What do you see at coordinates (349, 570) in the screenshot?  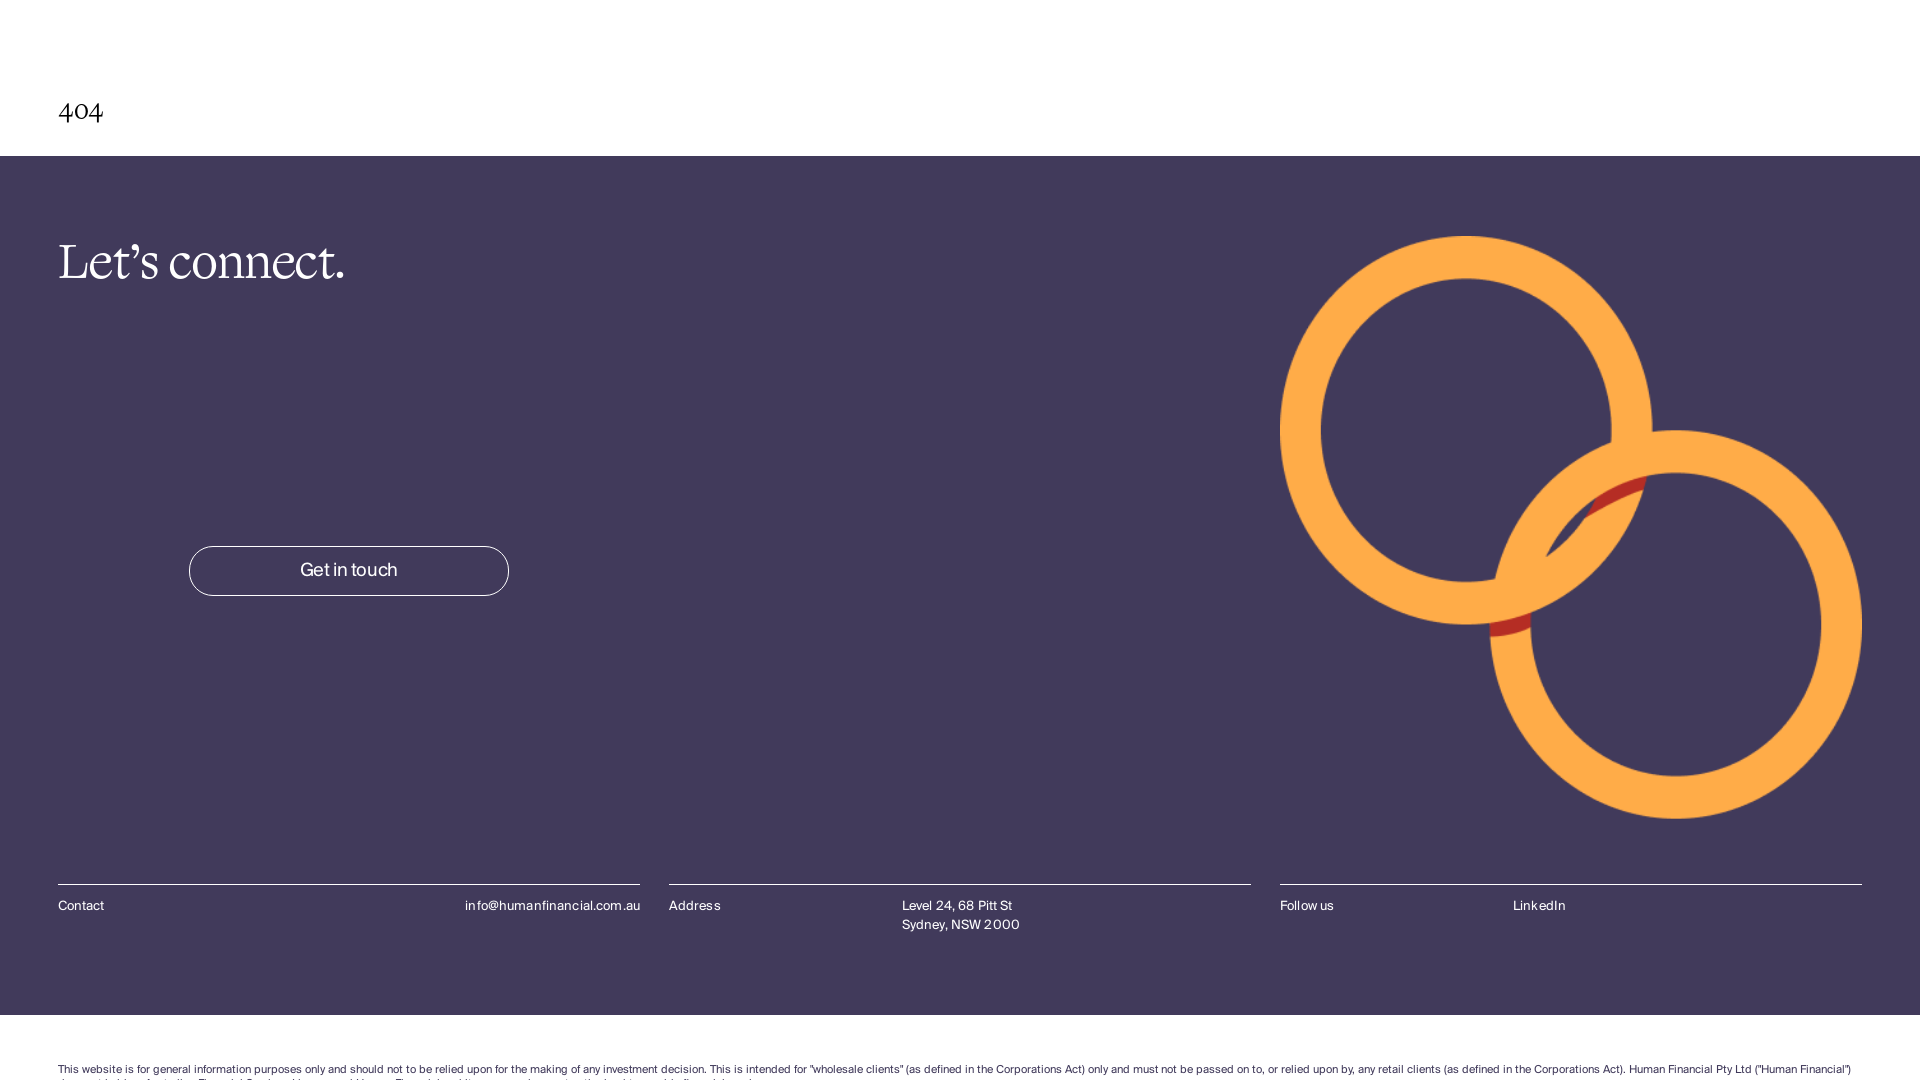 I see `'Get in touch'` at bounding box center [349, 570].